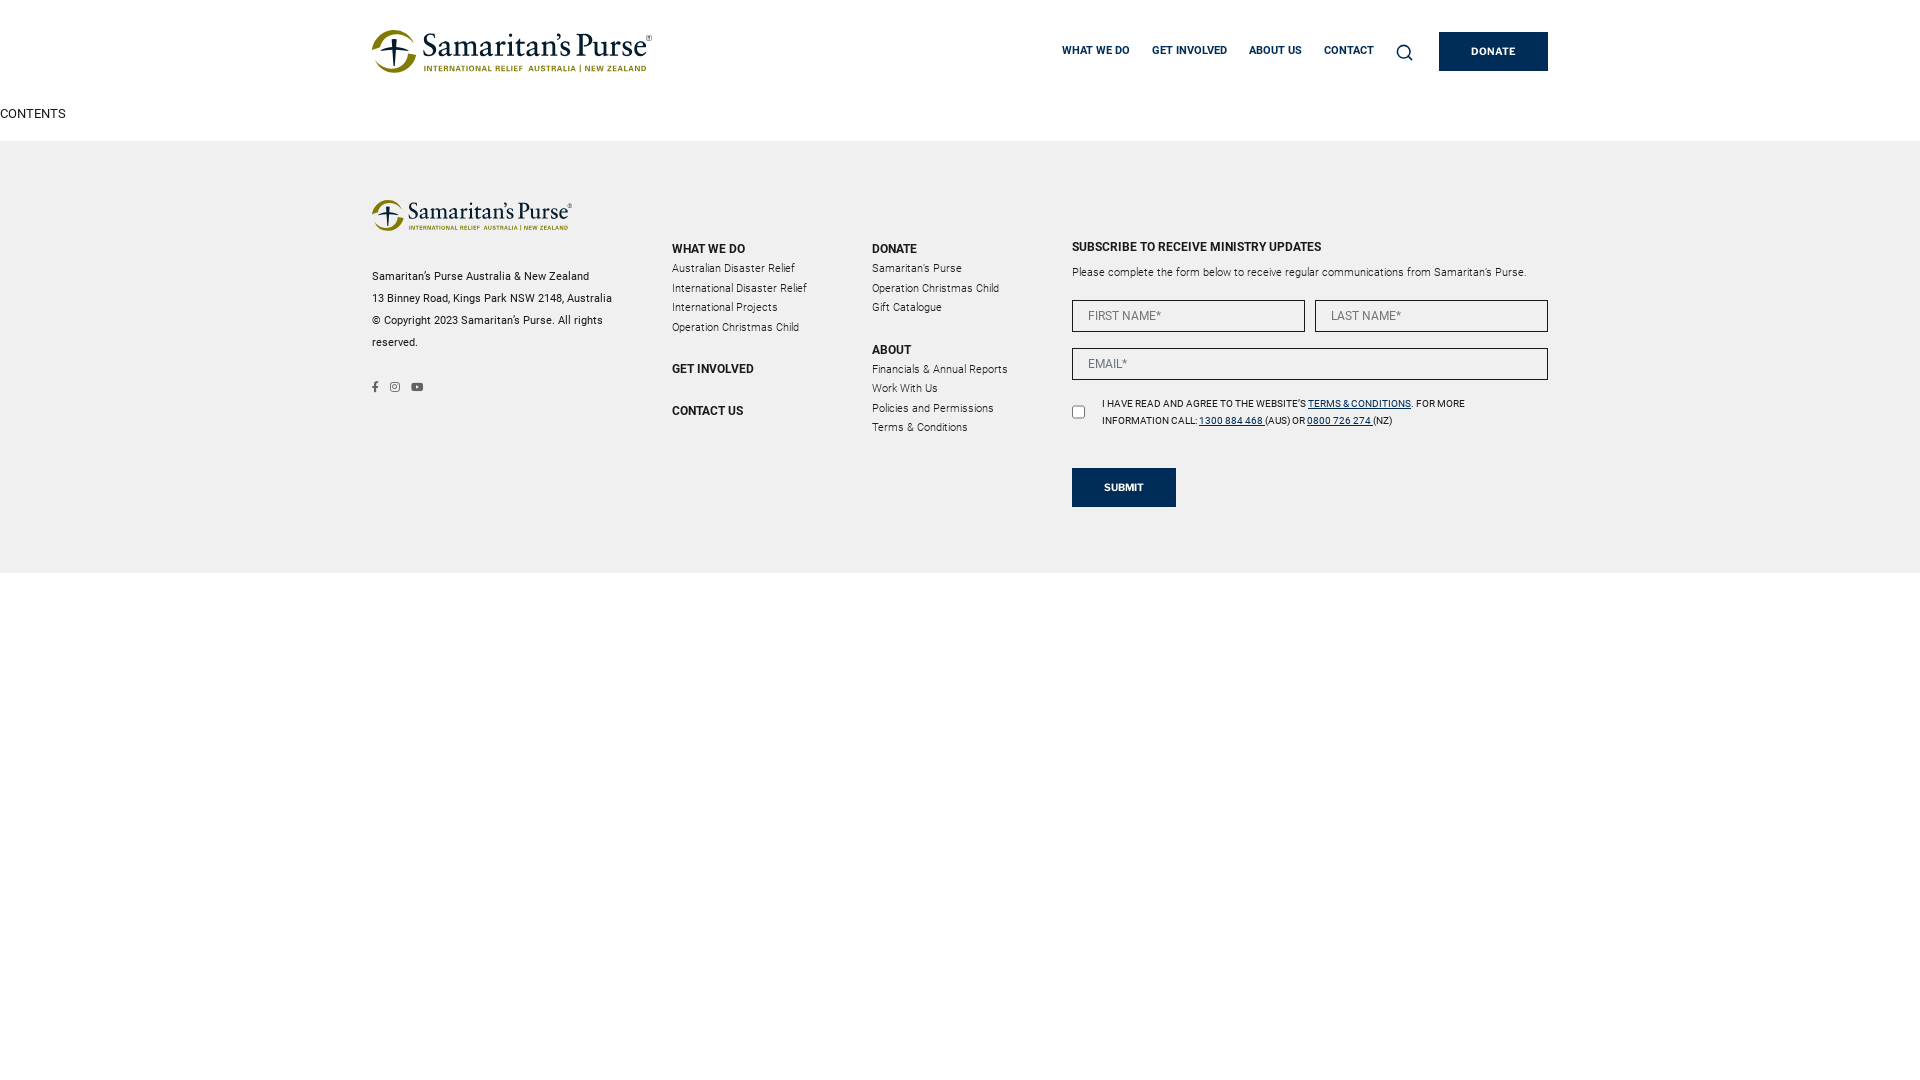 This screenshot has height=1080, width=1920. What do you see at coordinates (939, 368) in the screenshot?
I see `'Financials & Annual Reports'` at bounding box center [939, 368].